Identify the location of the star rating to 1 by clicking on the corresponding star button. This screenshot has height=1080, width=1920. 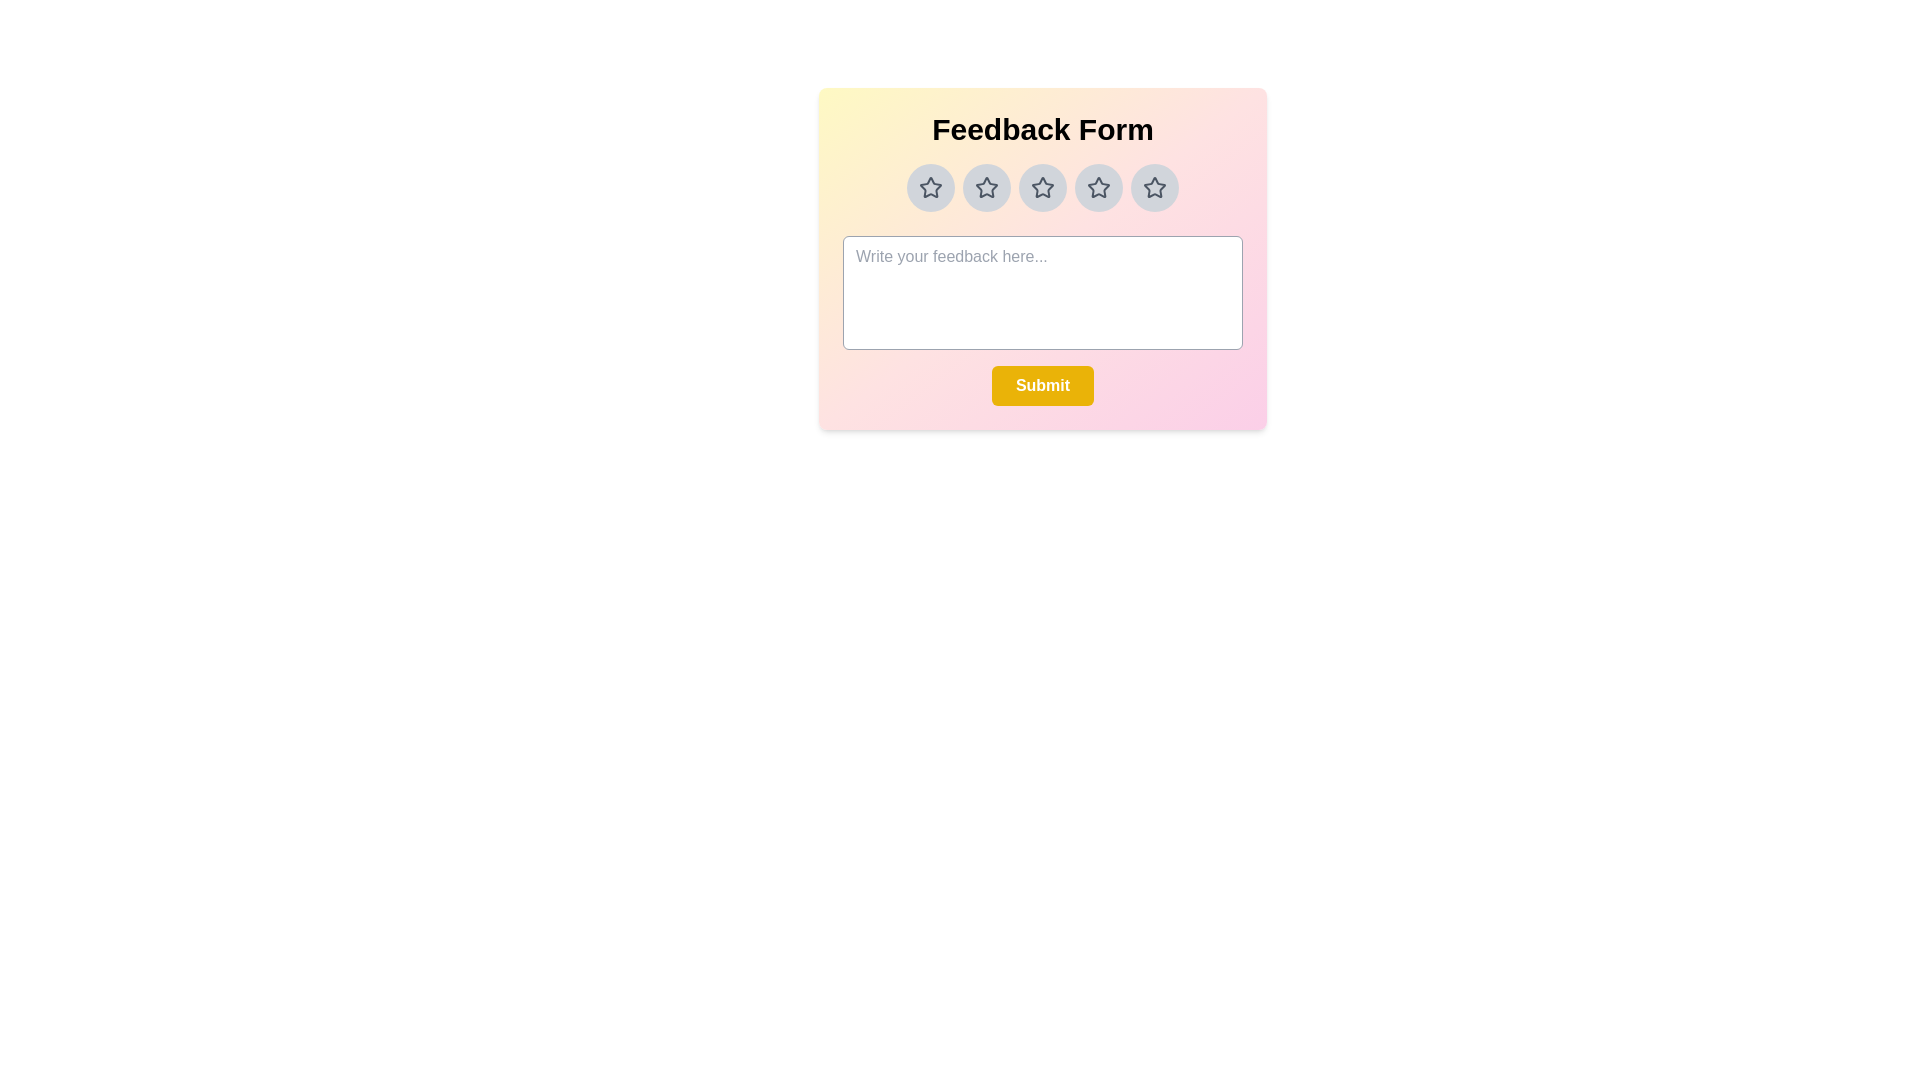
(930, 188).